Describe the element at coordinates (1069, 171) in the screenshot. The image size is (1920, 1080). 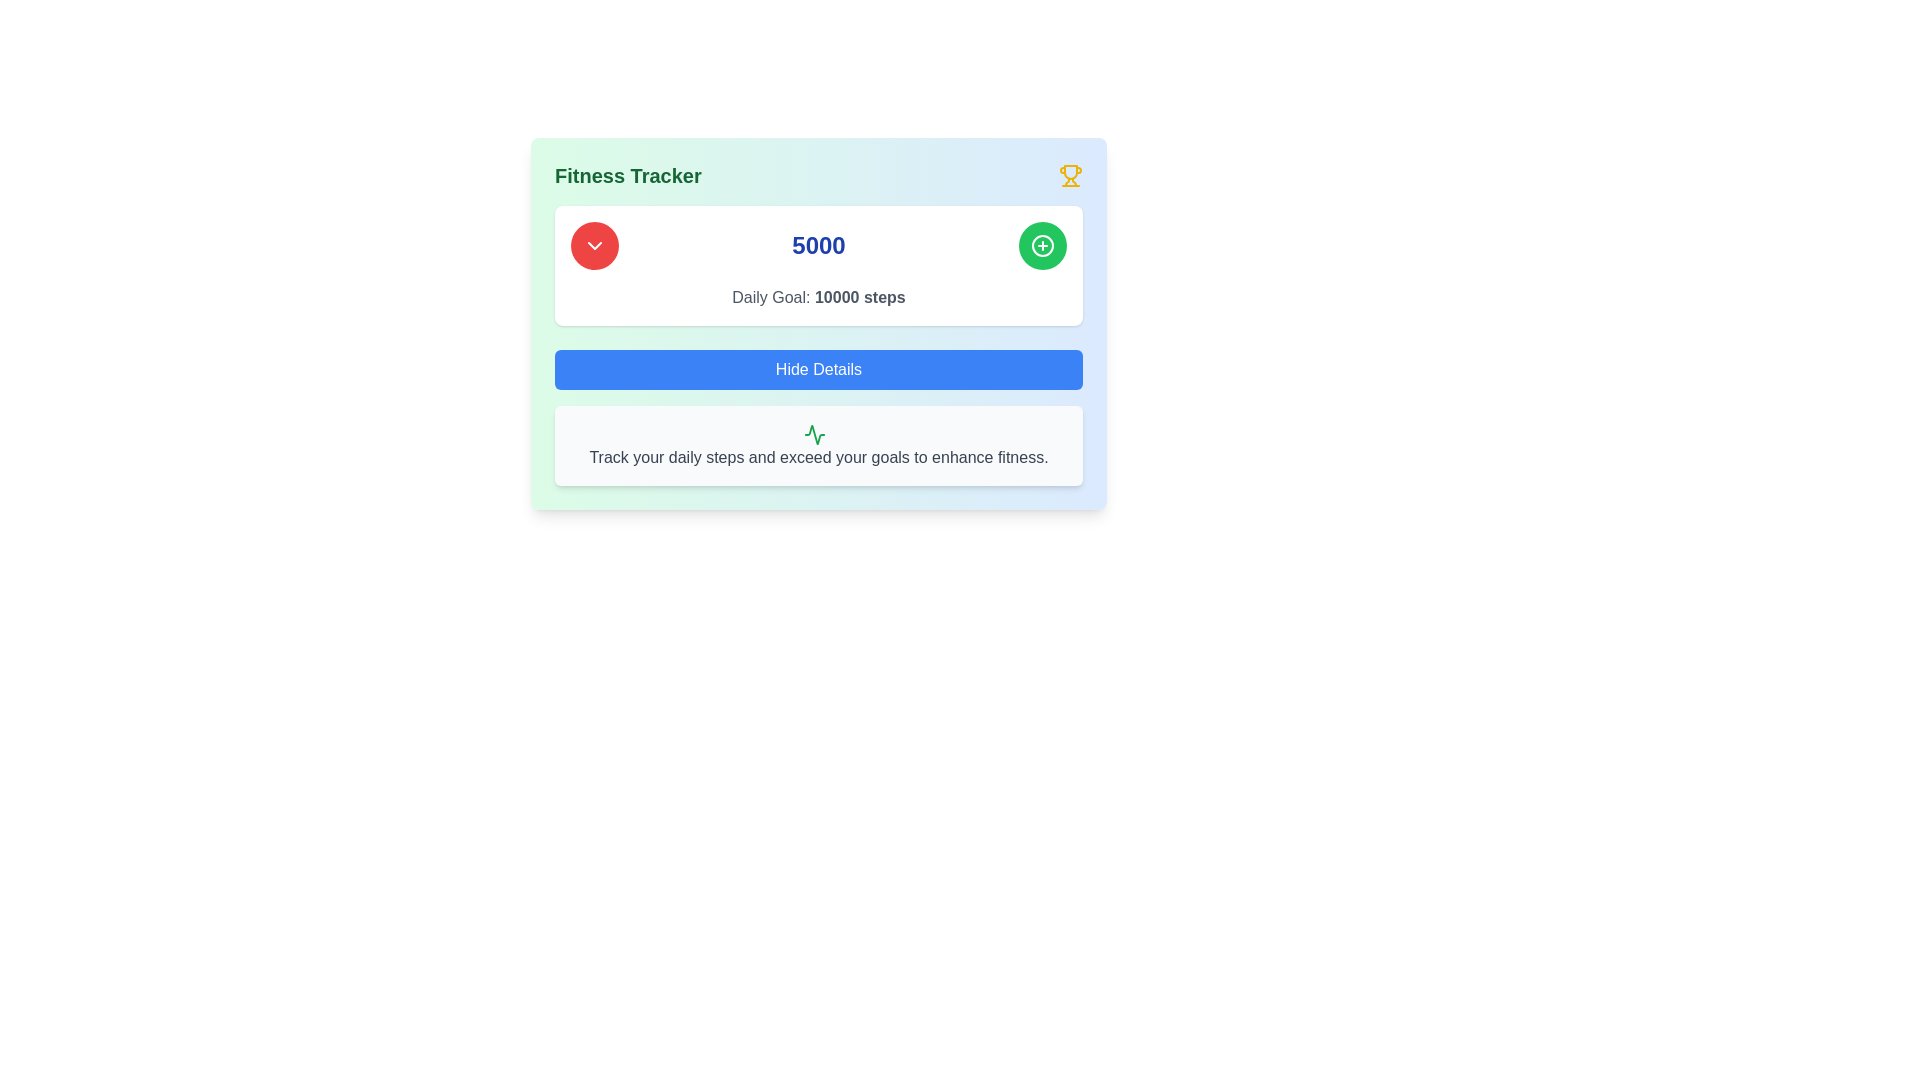
I see `the achievement icon located in the upper-right corner of the application, which represents rewards or notable features` at that location.